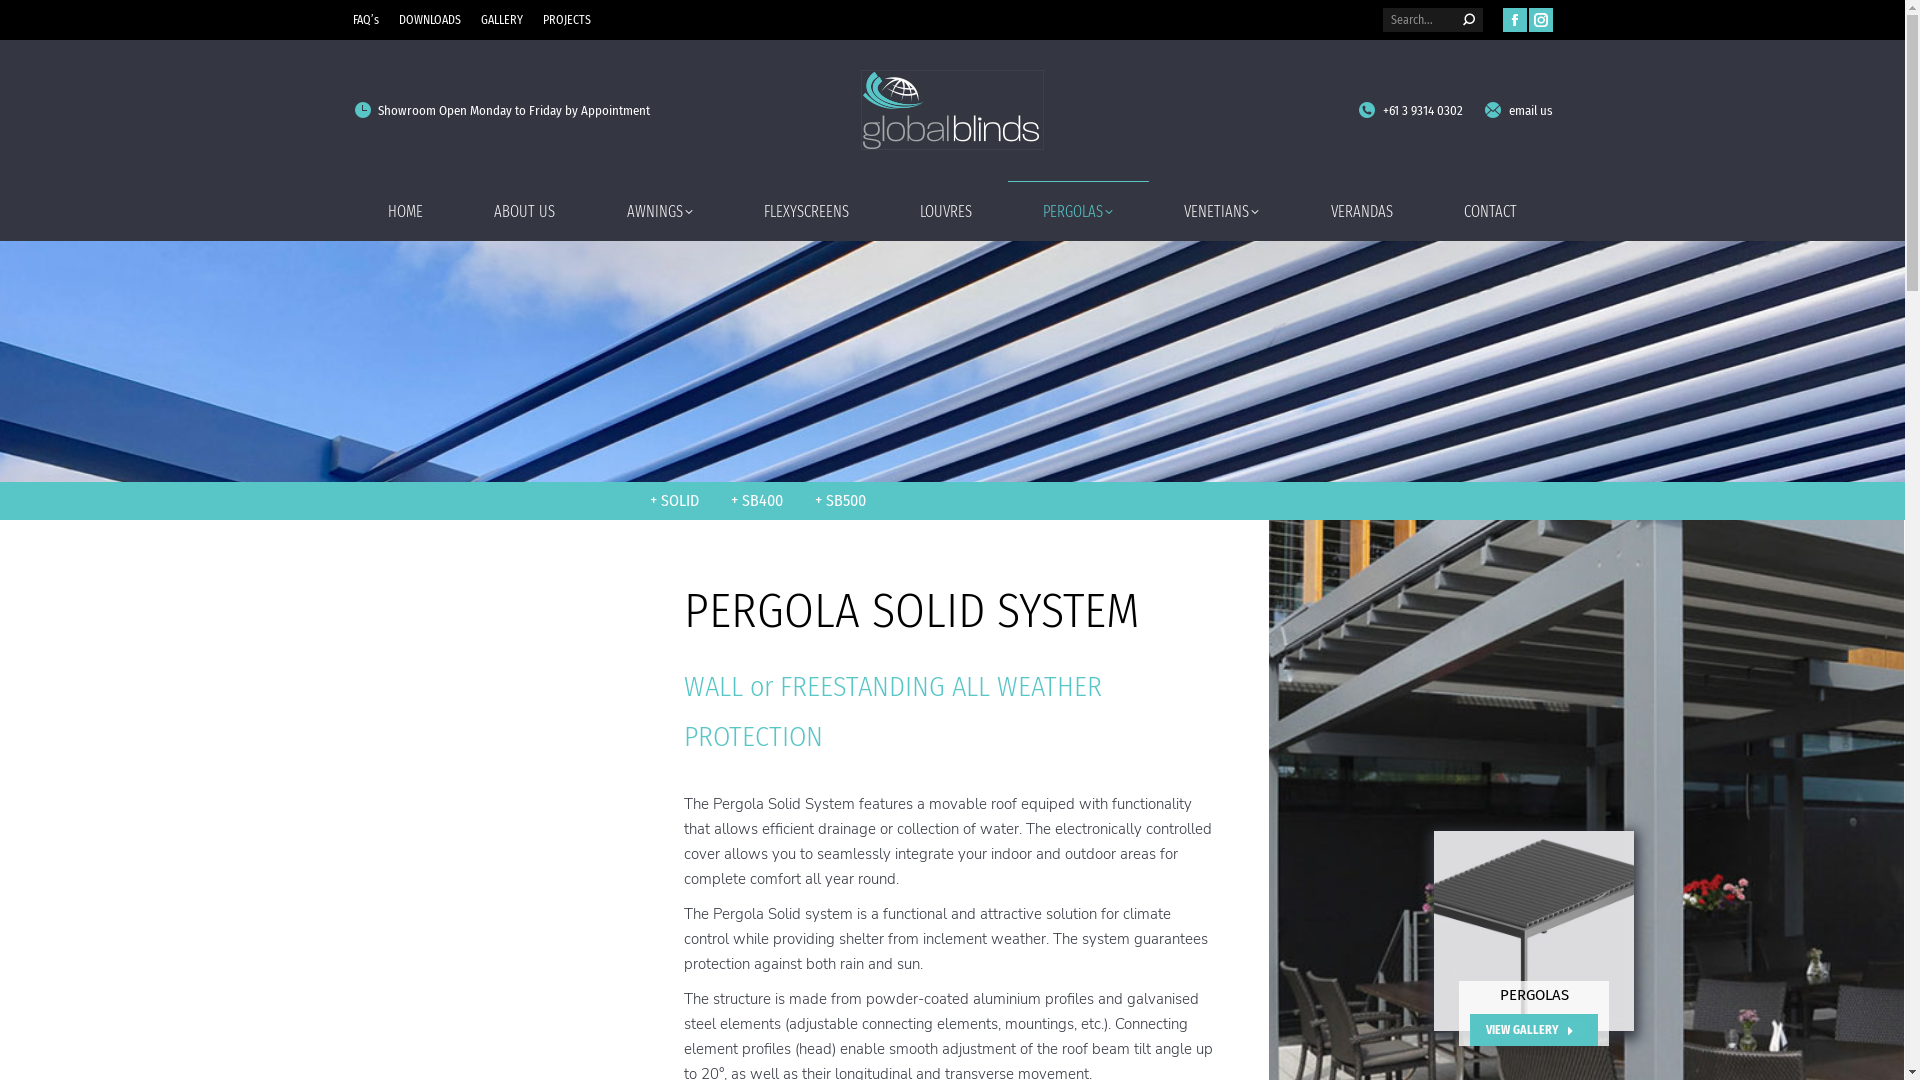  What do you see at coordinates (1533, 1029) in the screenshot?
I see `'VIEW GALLERY'` at bounding box center [1533, 1029].